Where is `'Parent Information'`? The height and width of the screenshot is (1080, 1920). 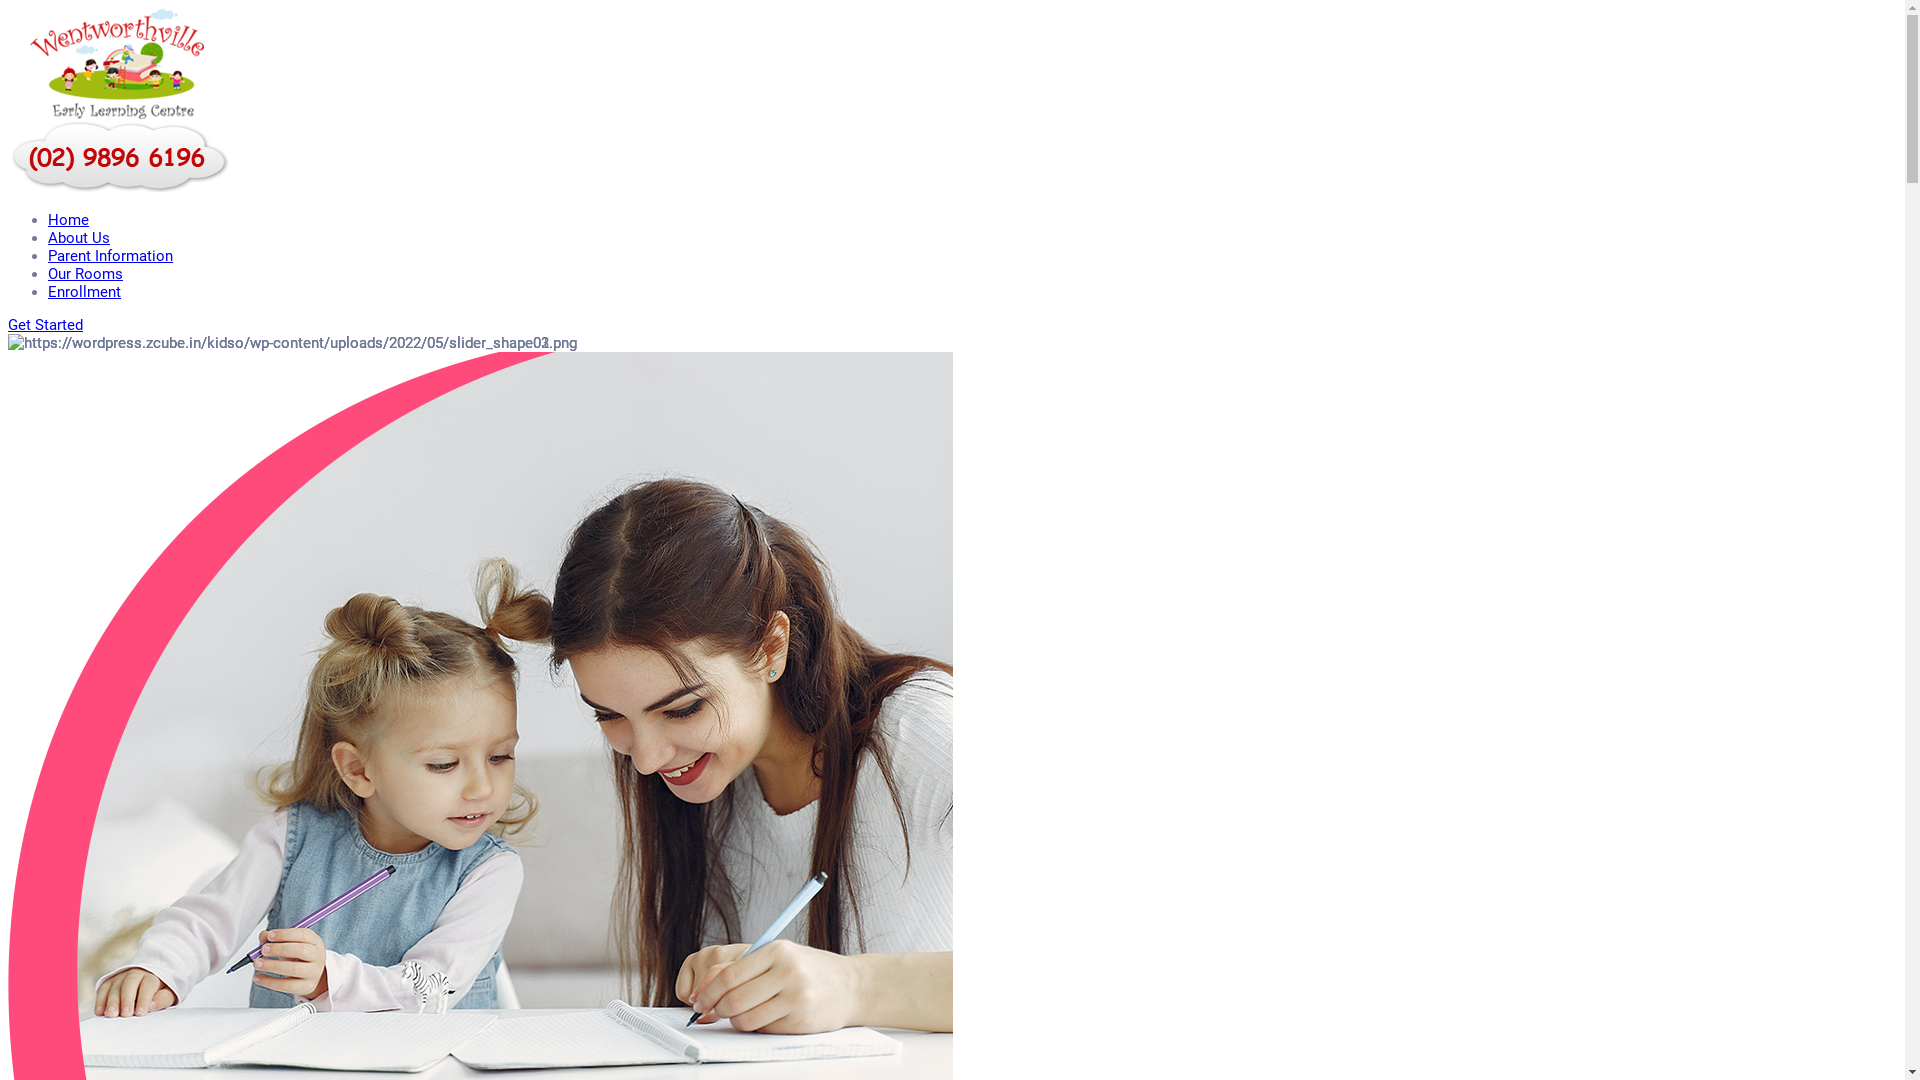
'Parent Information' is located at coordinates (109, 254).